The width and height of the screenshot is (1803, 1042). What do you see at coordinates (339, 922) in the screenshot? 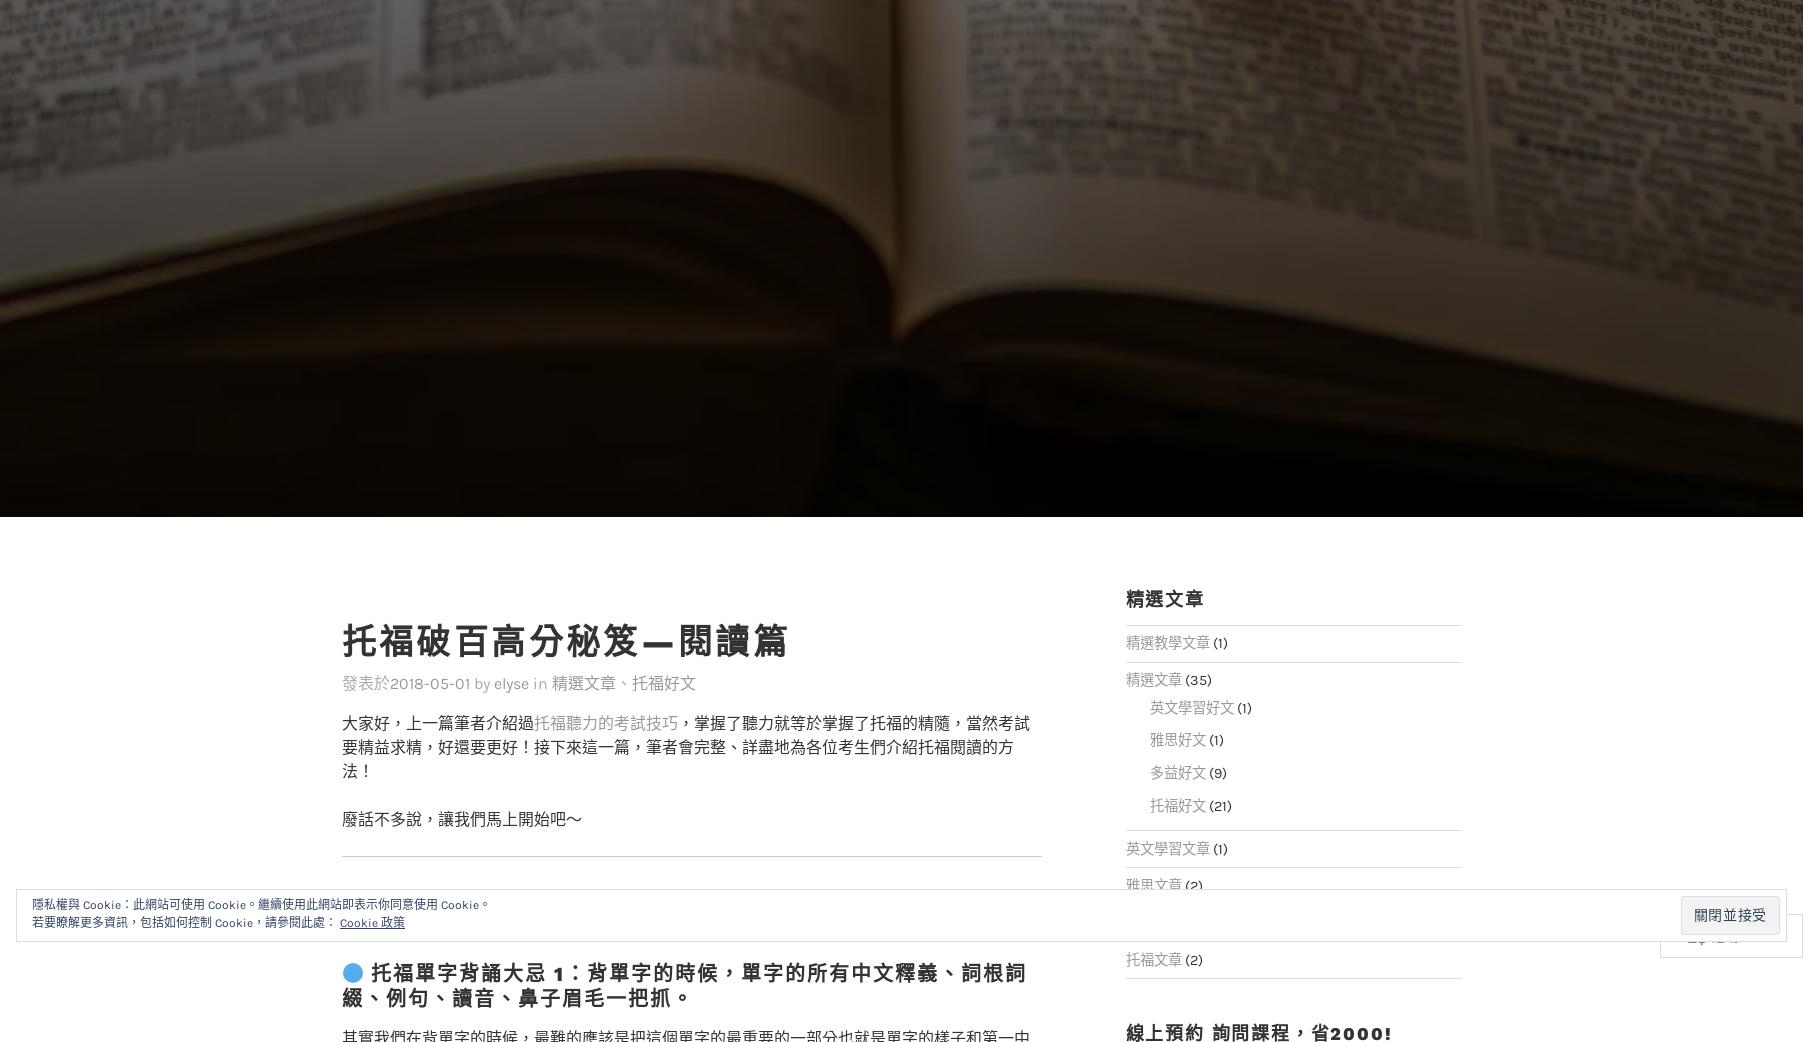
I see `'Cookie 政策'` at bounding box center [339, 922].